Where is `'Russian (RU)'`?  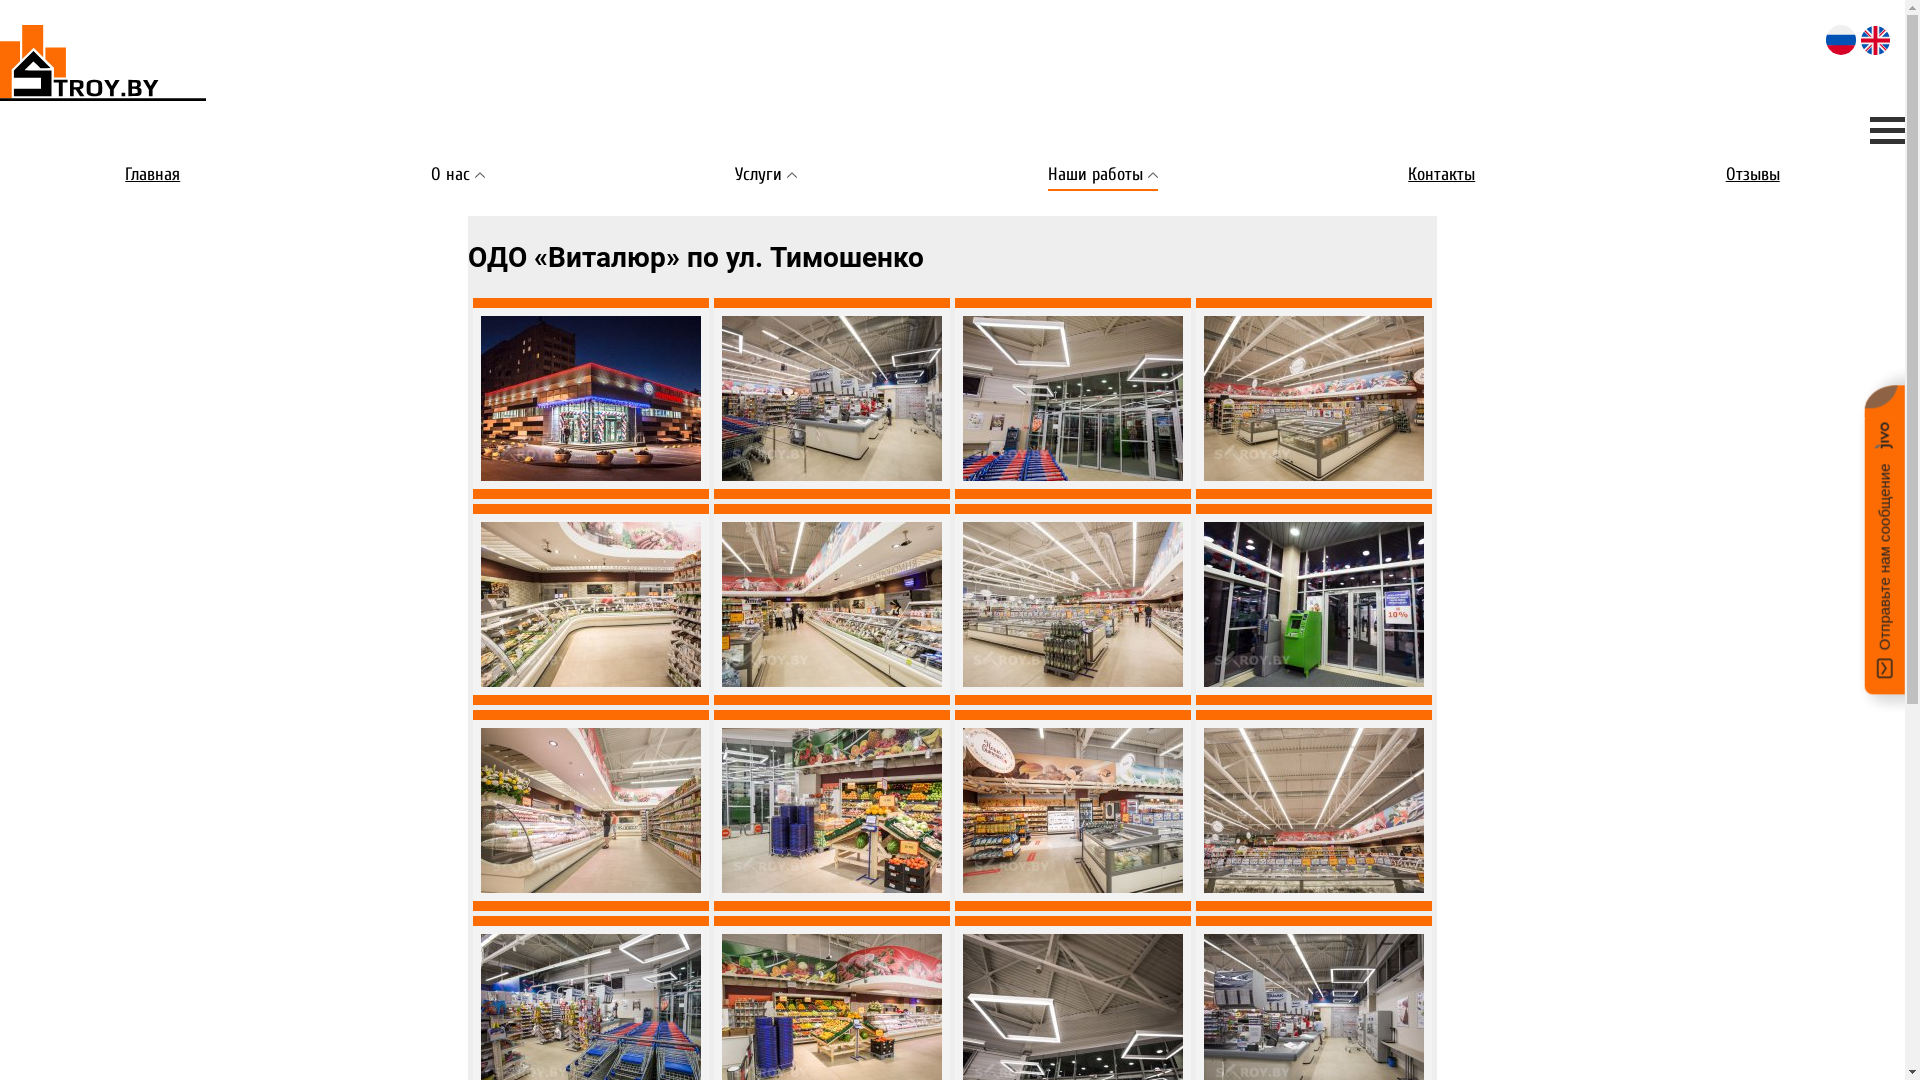
'Russian (RU)' is located at coordinates (1840, 39).